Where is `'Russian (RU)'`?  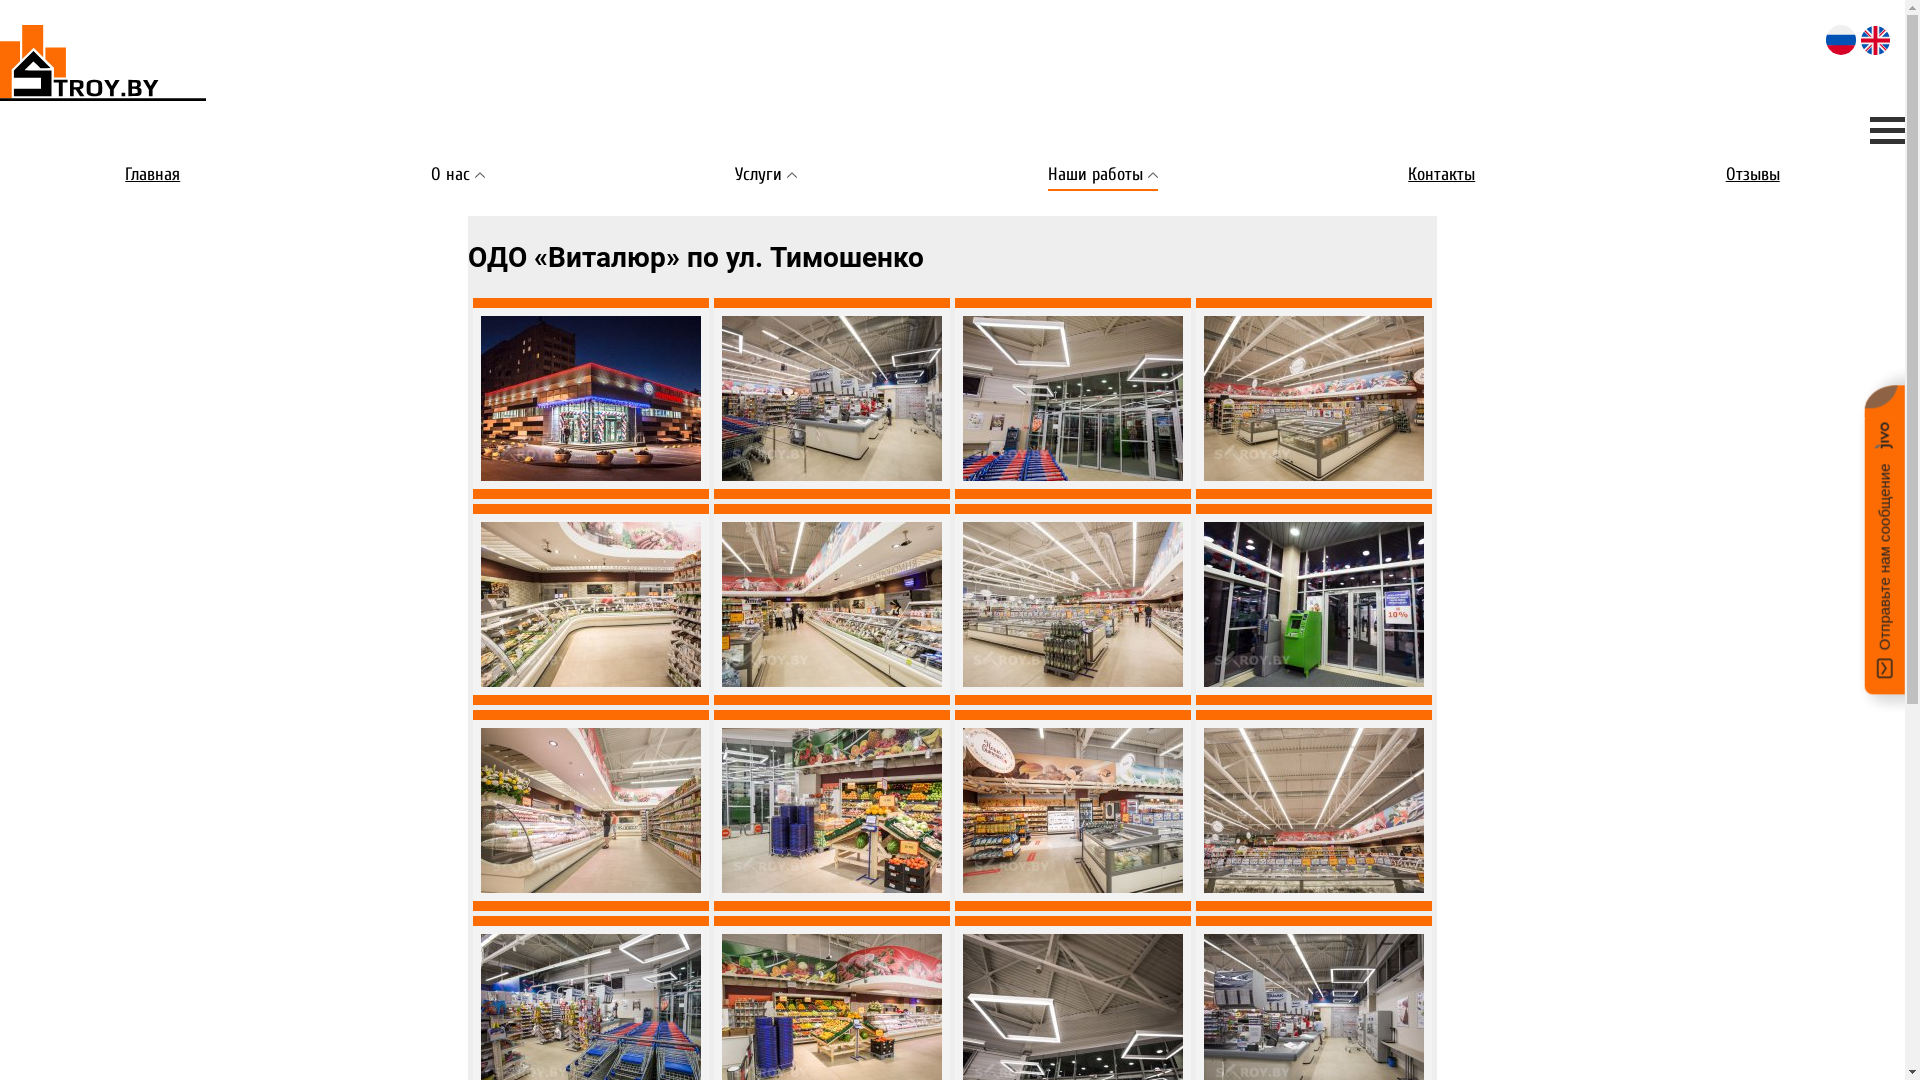
'Russian (RU)' is located at coordinates (1840, 39).